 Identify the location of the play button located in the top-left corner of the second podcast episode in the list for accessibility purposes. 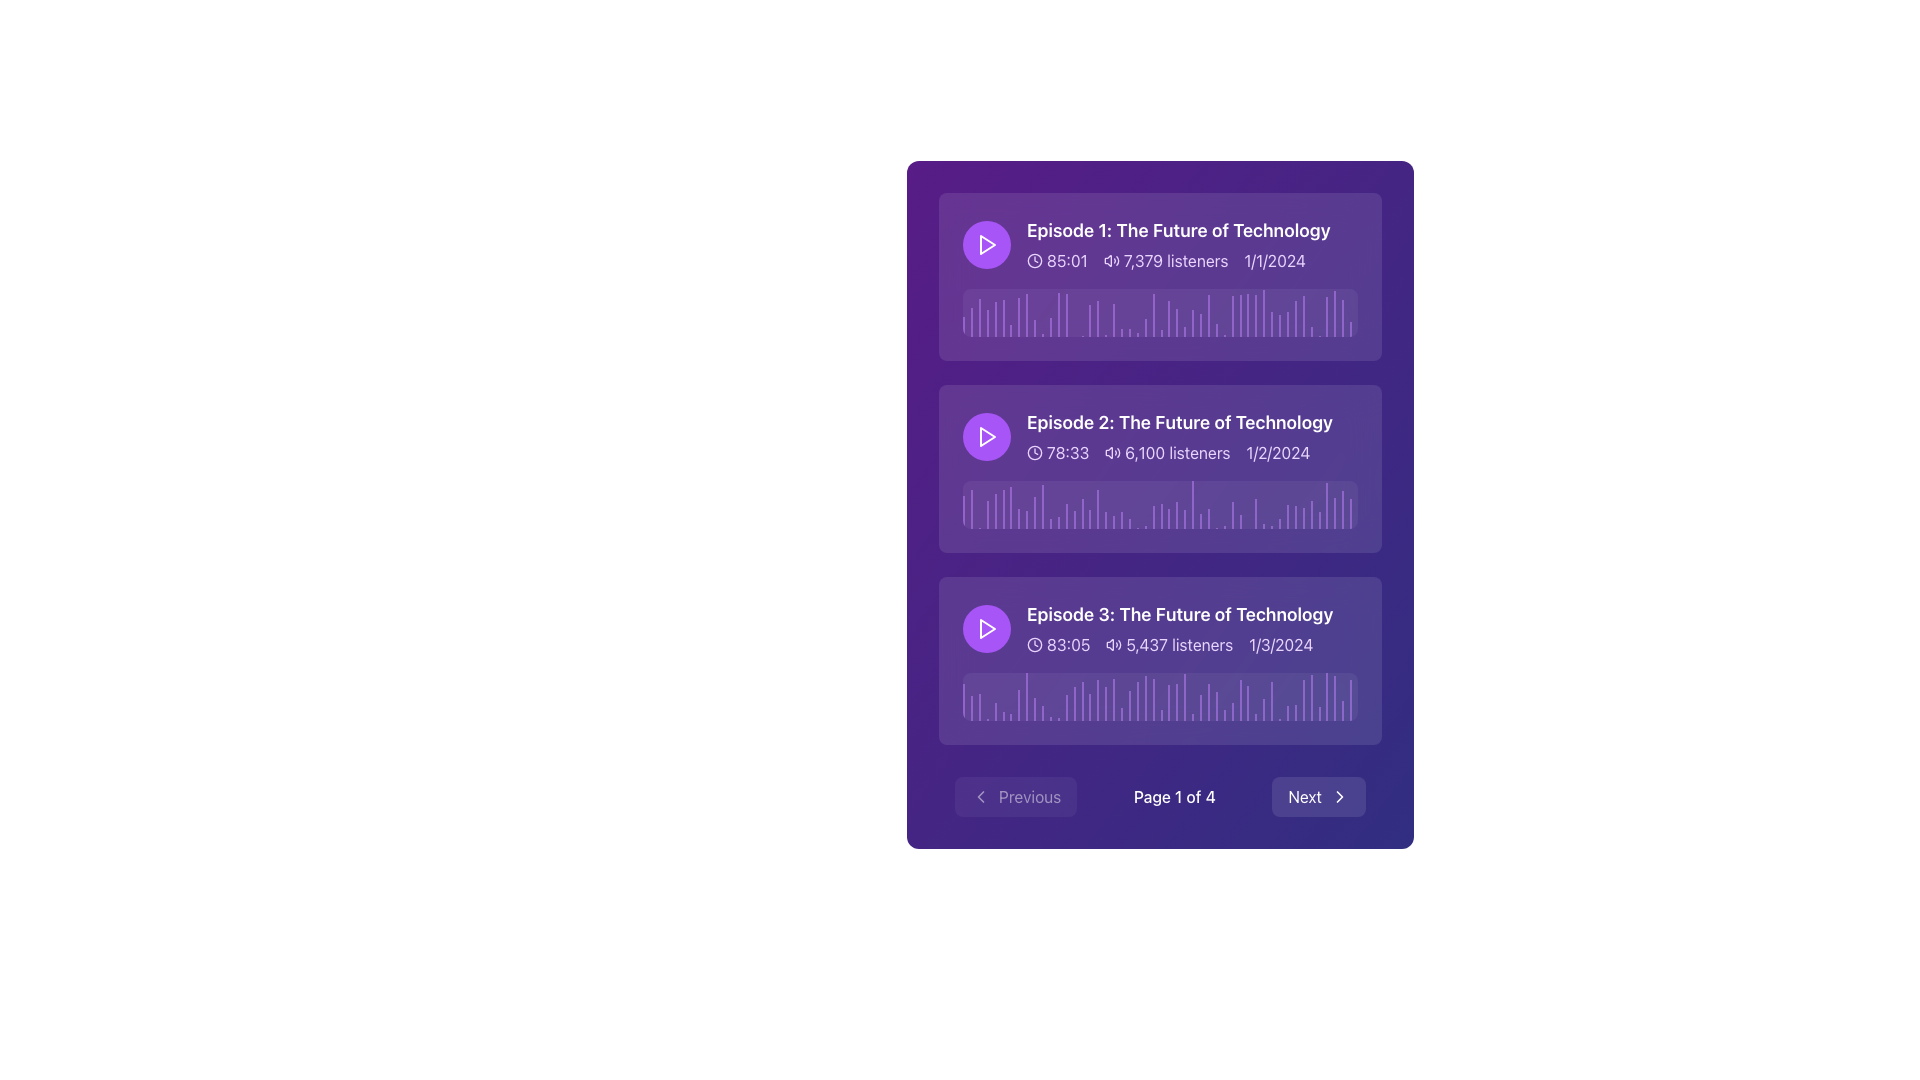
(987, 435).